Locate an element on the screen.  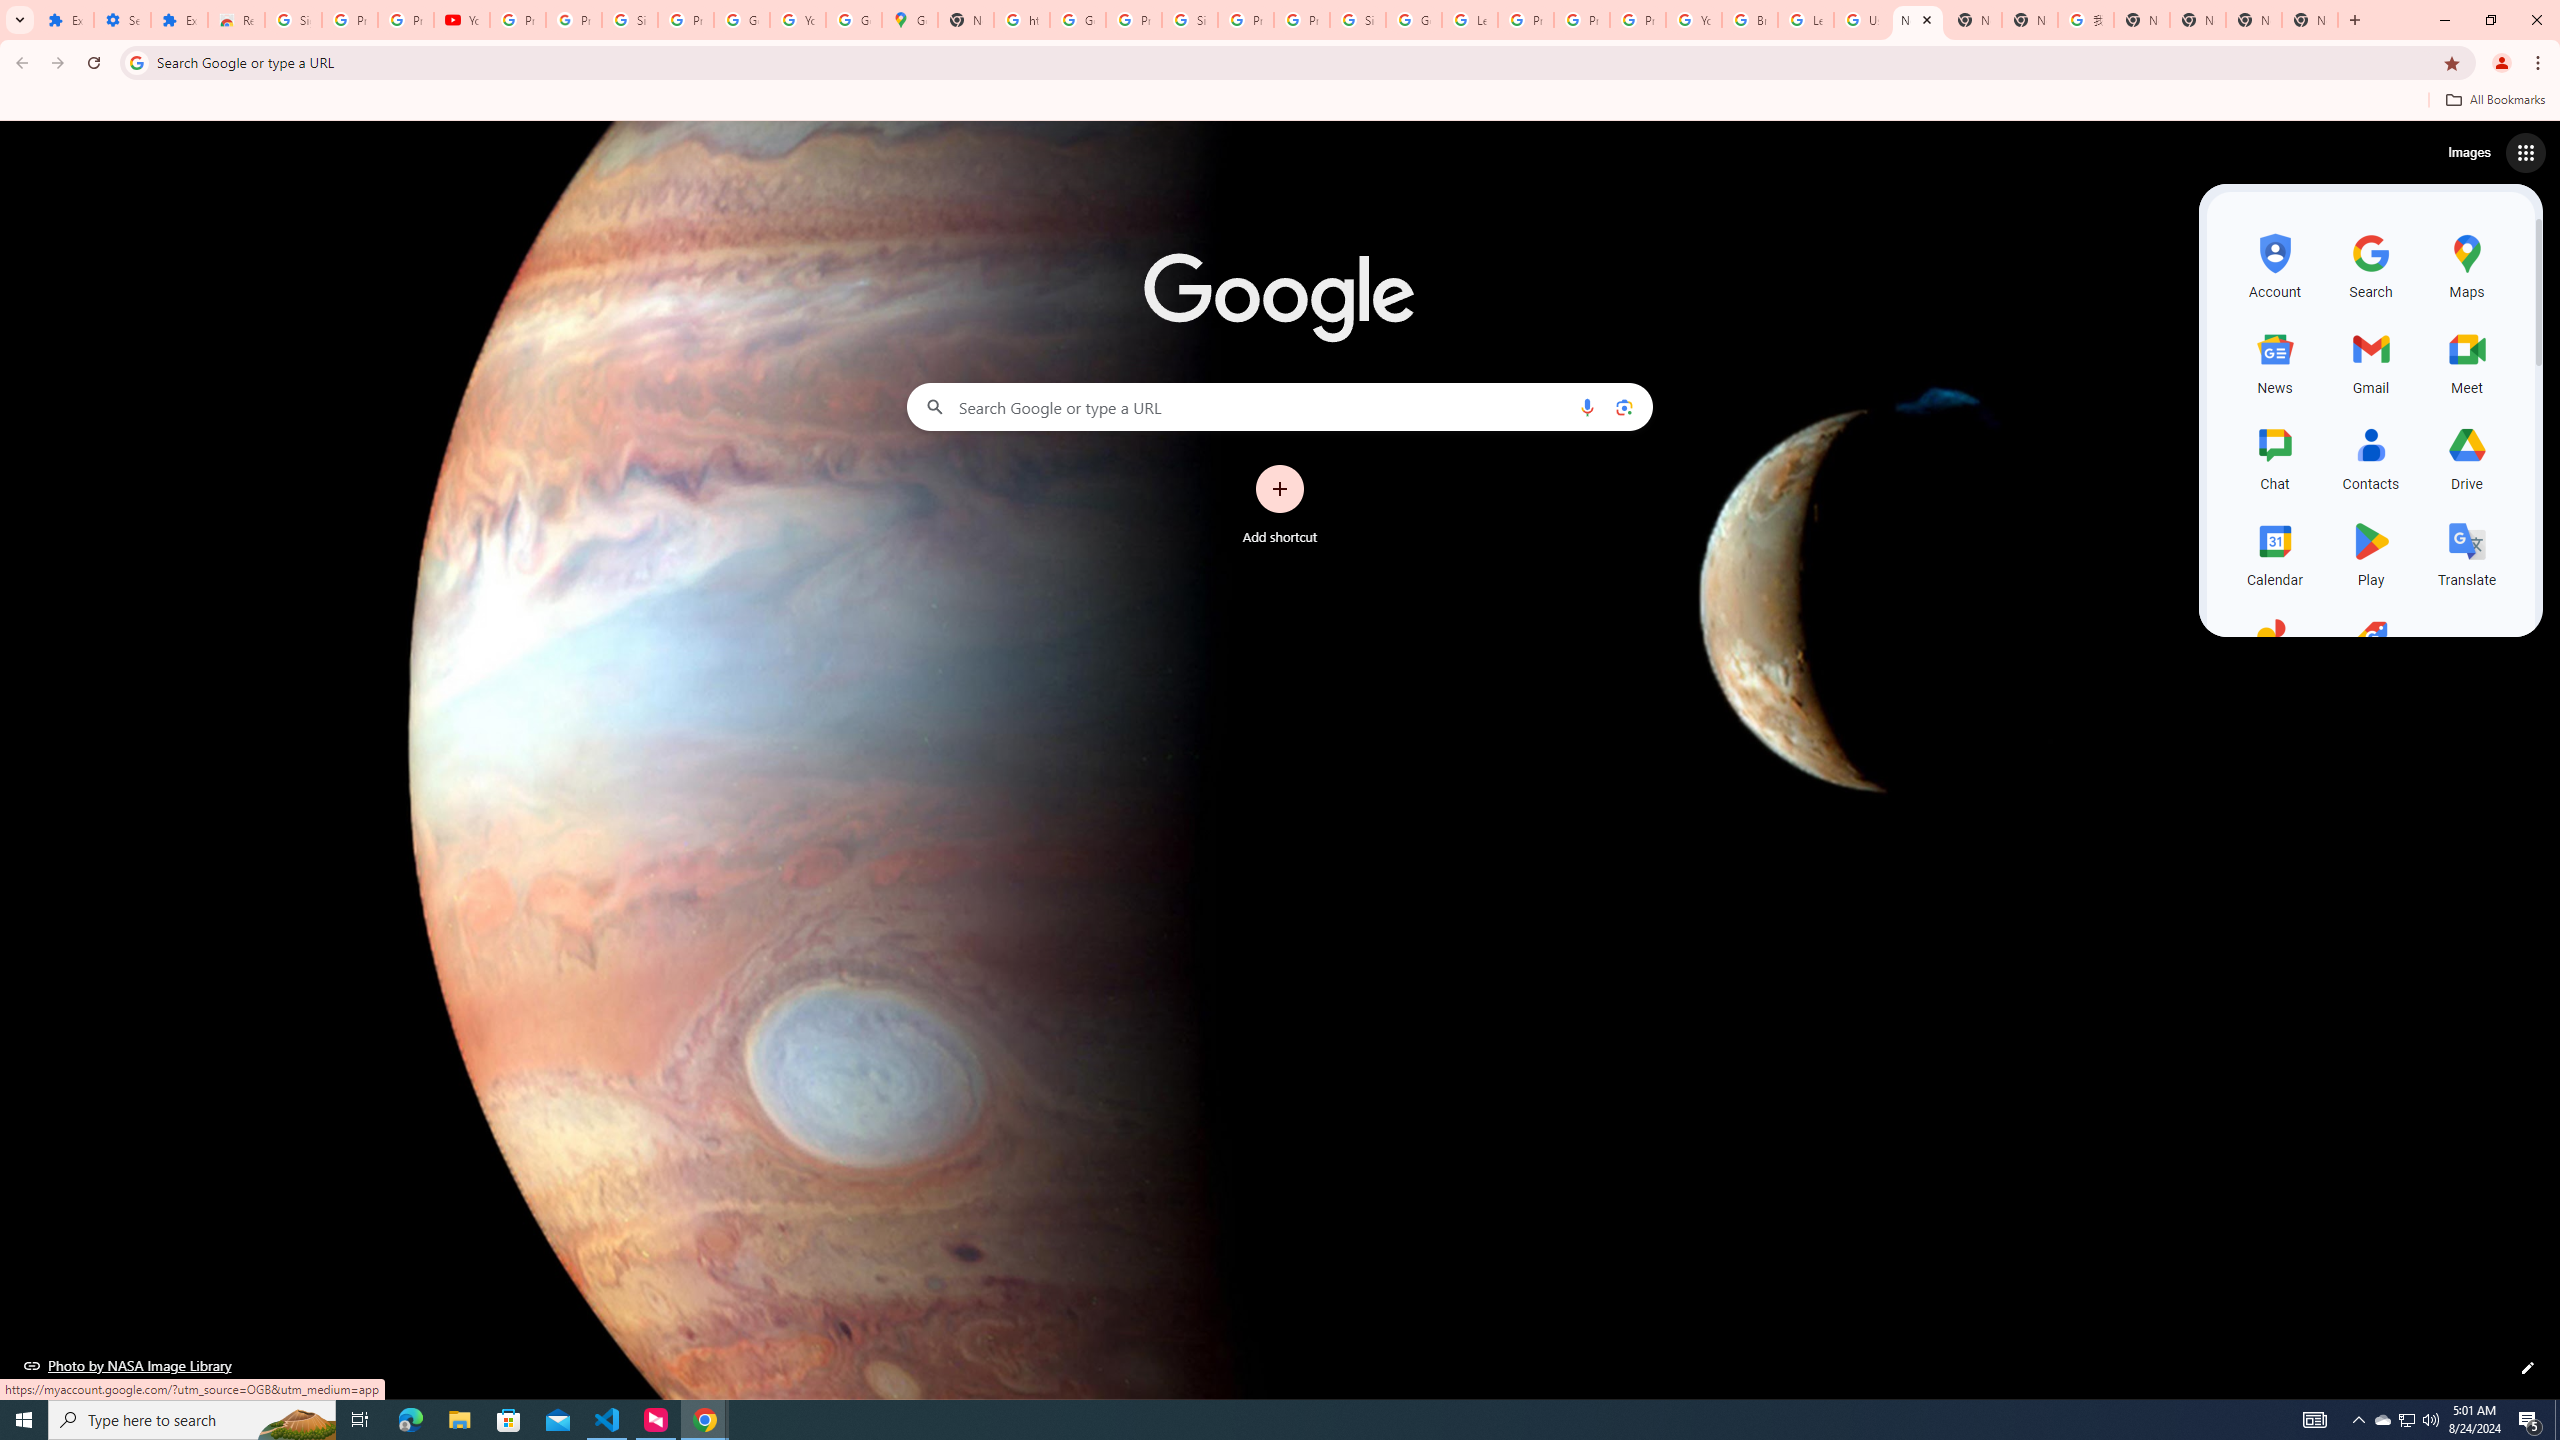
'Play, row 4 of 5 and column 2 of 3 in the first section' is located at coordinates (2371, 551).